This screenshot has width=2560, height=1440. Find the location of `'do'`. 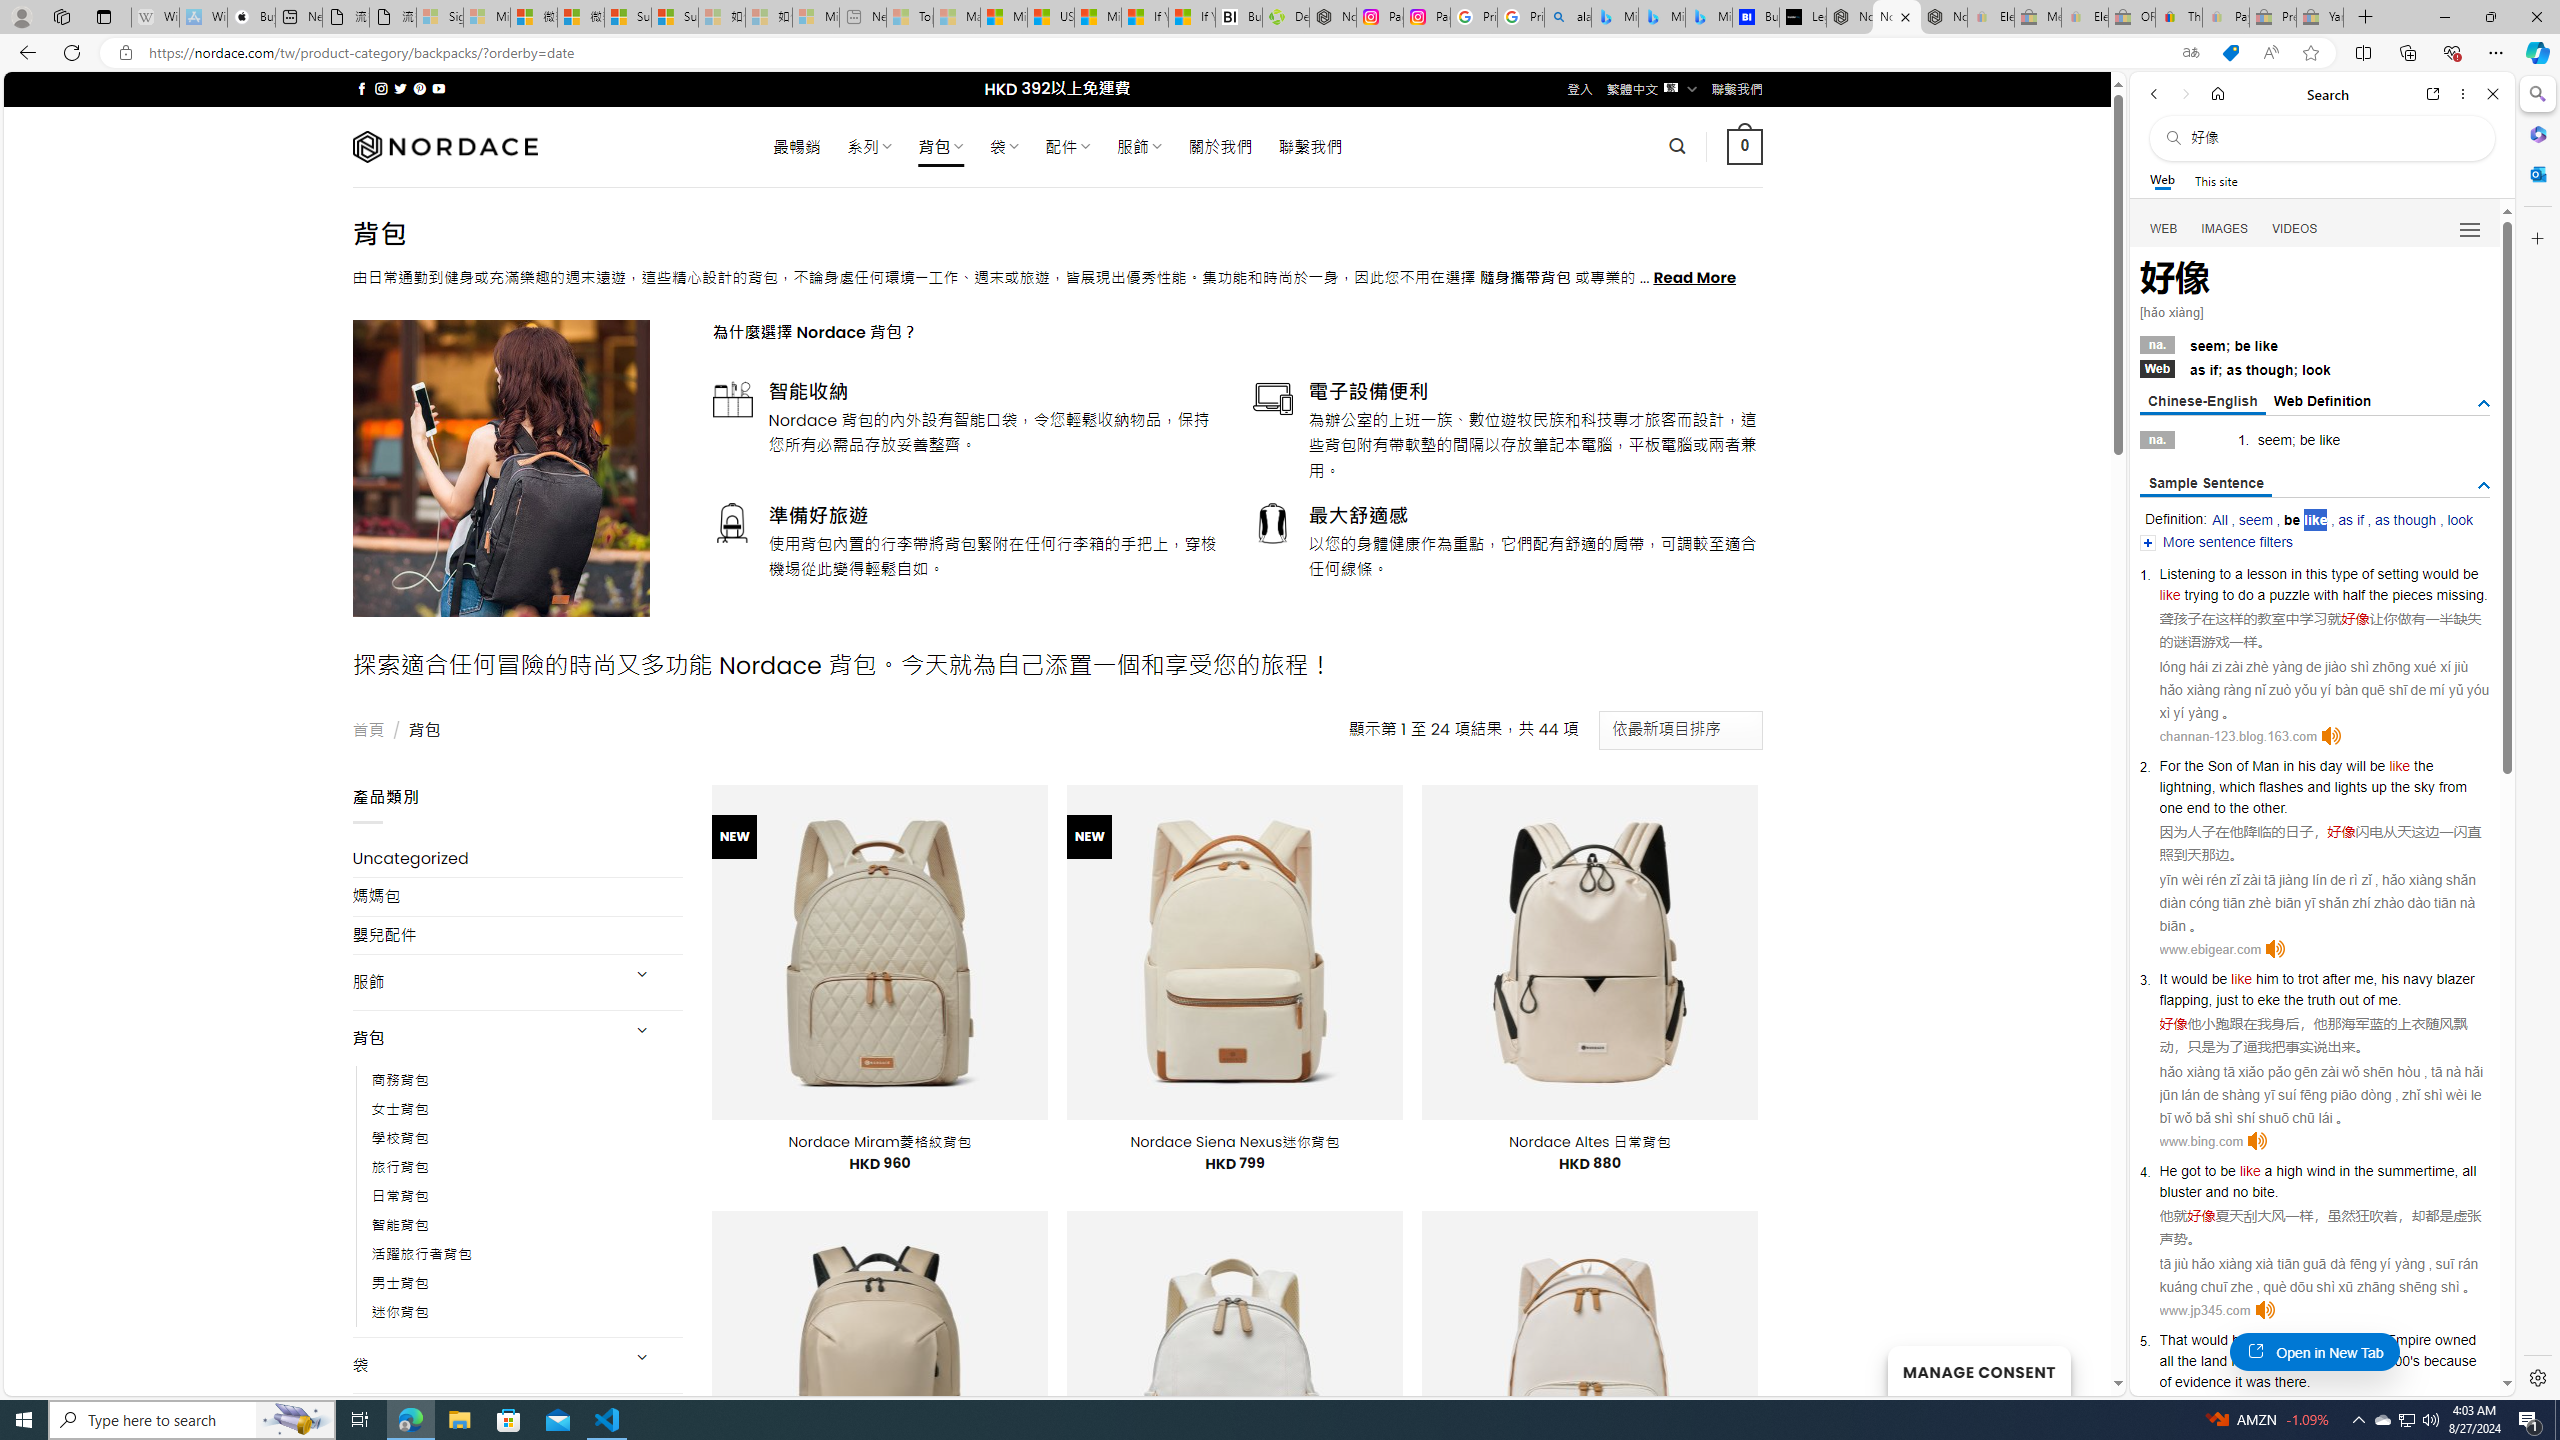

'do' is located at coordinates (2245, 594).